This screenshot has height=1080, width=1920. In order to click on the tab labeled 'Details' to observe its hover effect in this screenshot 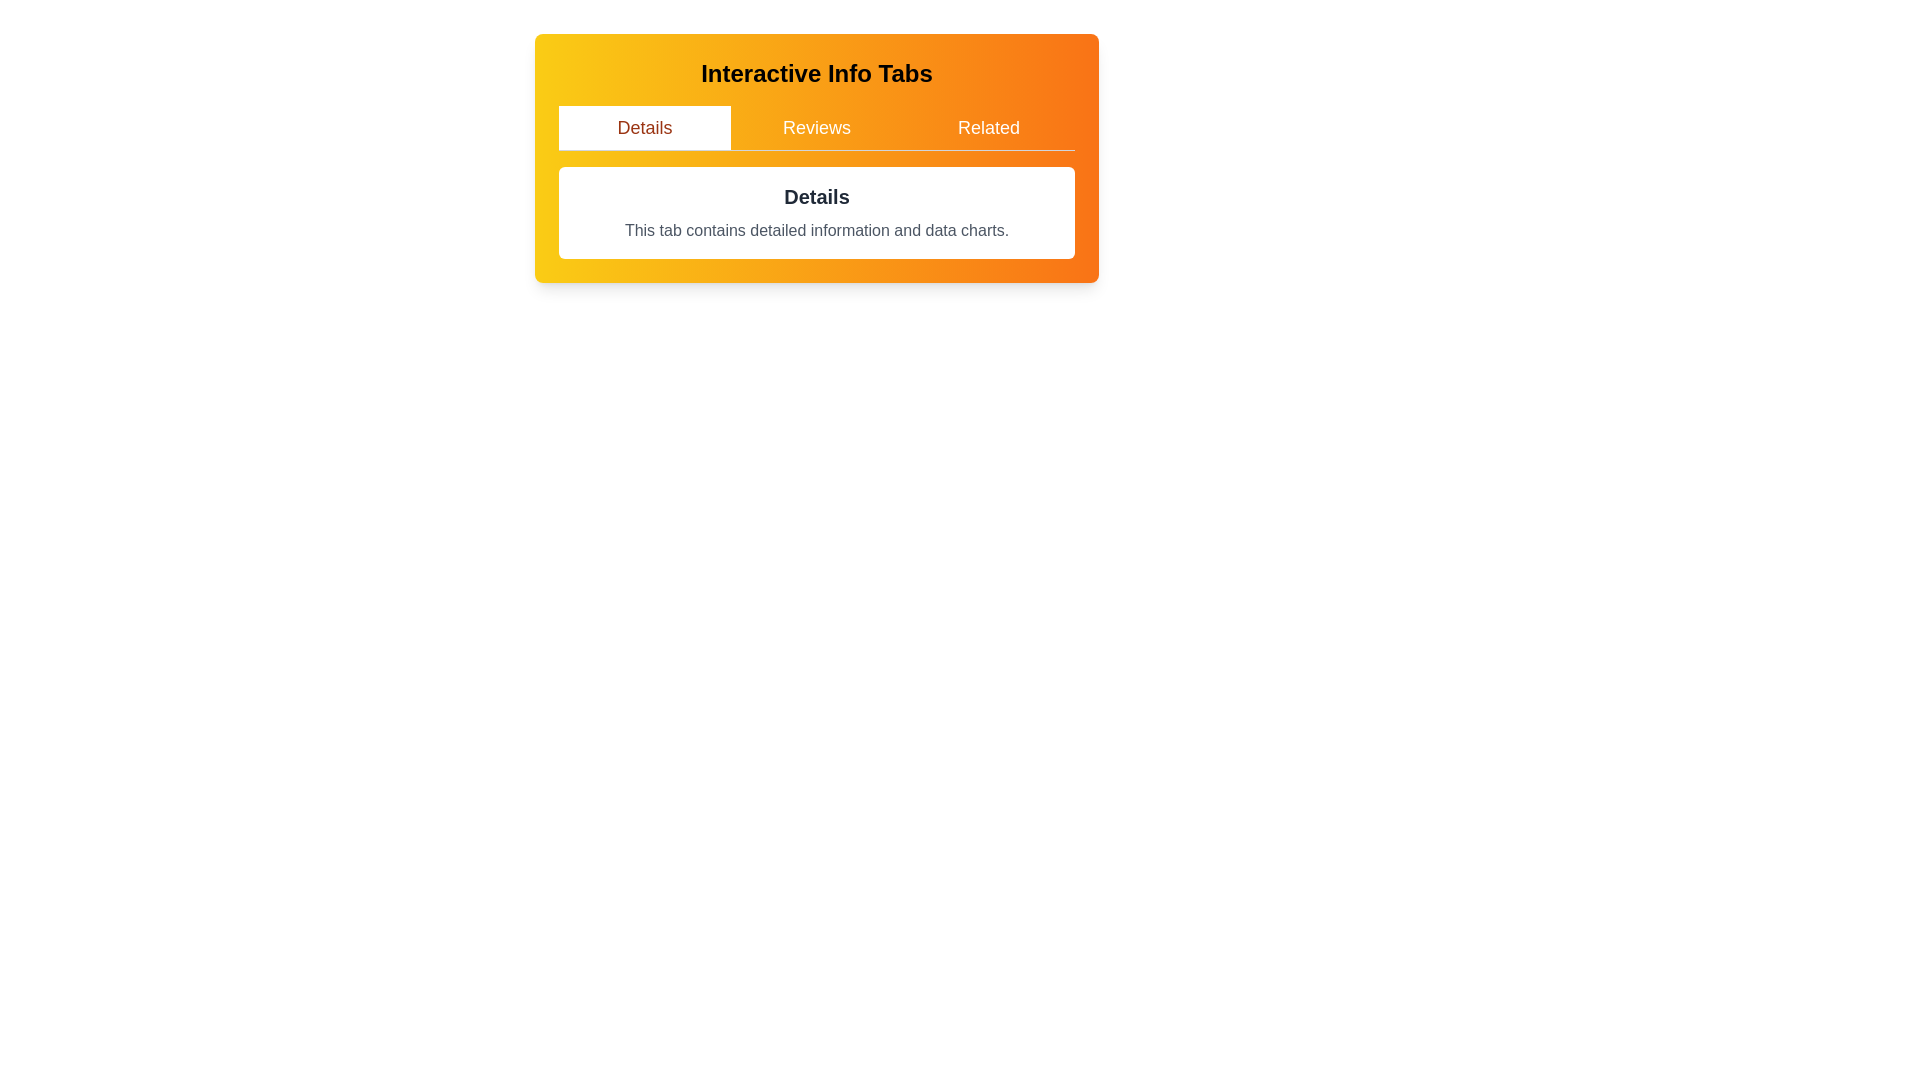, I will do `click(644, 127)`.